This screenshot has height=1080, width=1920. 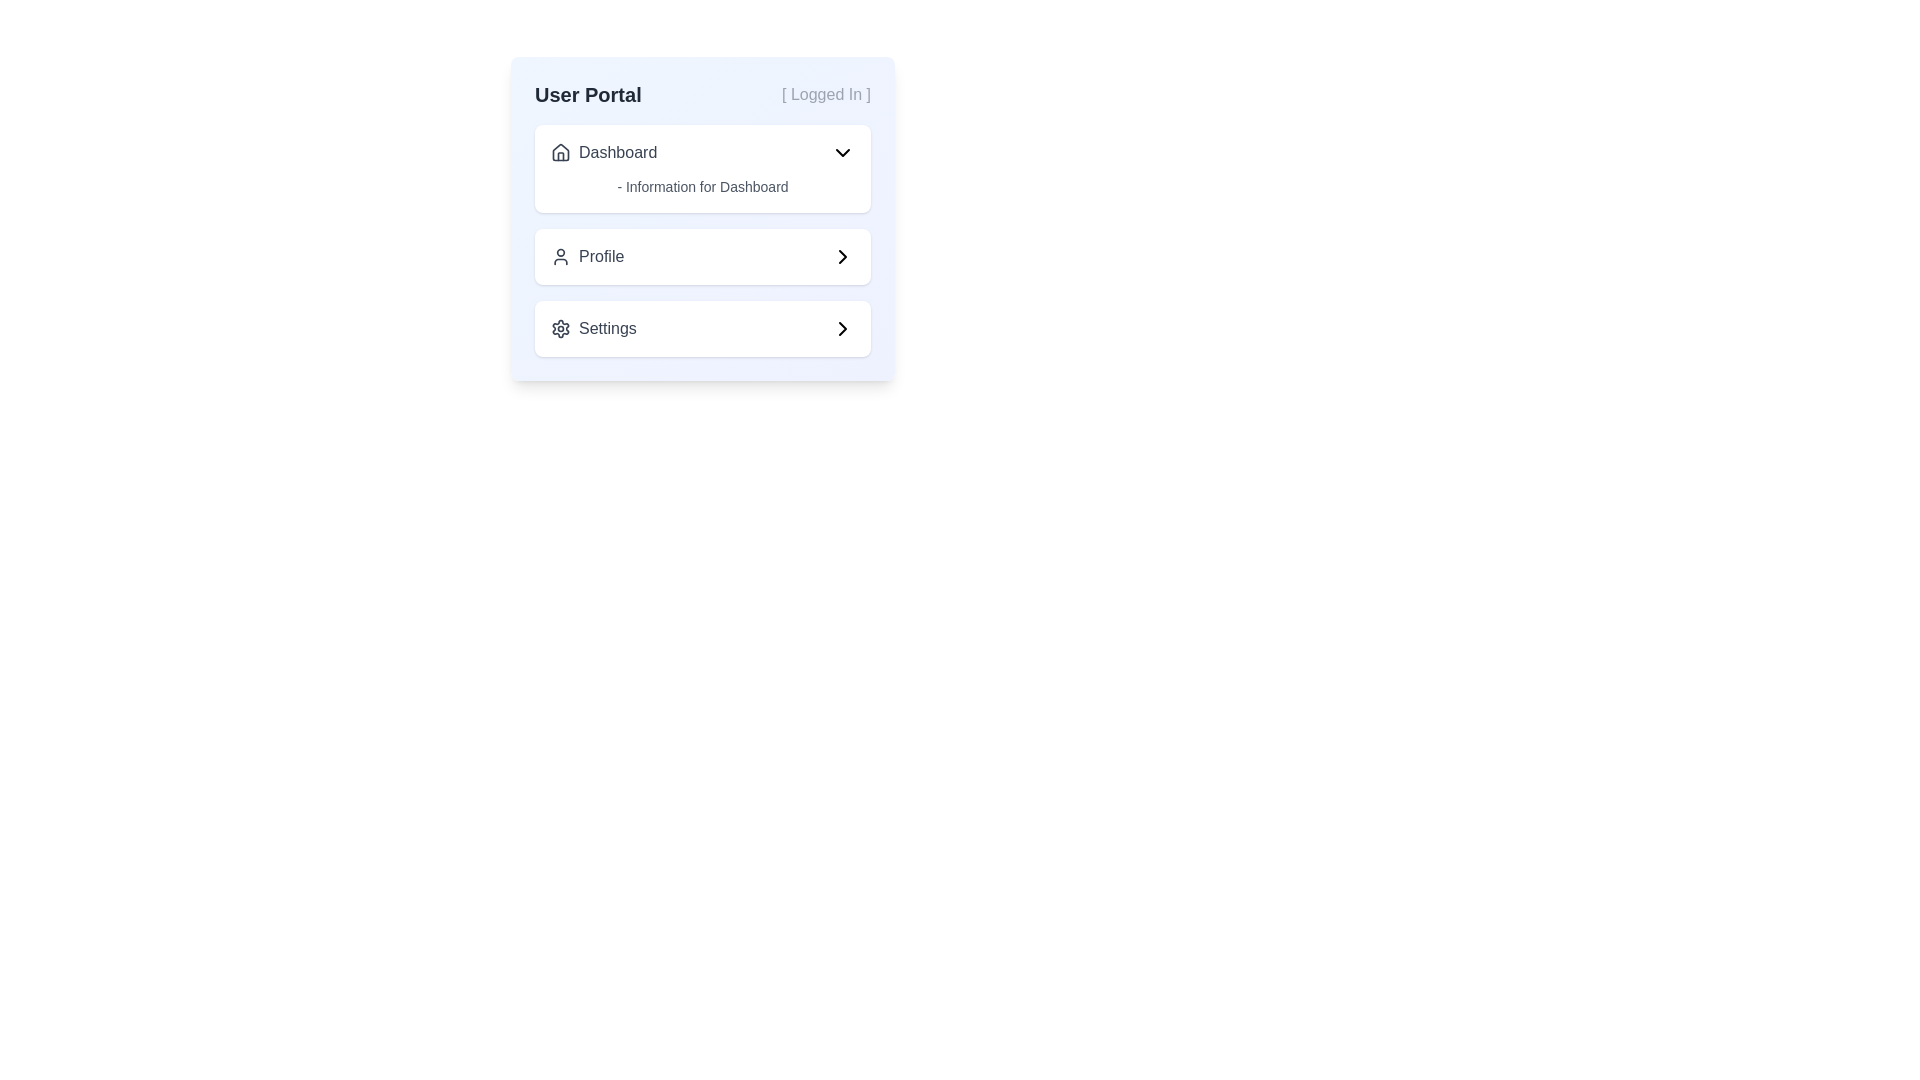 What do you see at coordinates (603, 152) in the screenshot?
I see `the 'Dashboard' navigation link located at the top of the vertically stacked menu` at bounding box center [603, 152].